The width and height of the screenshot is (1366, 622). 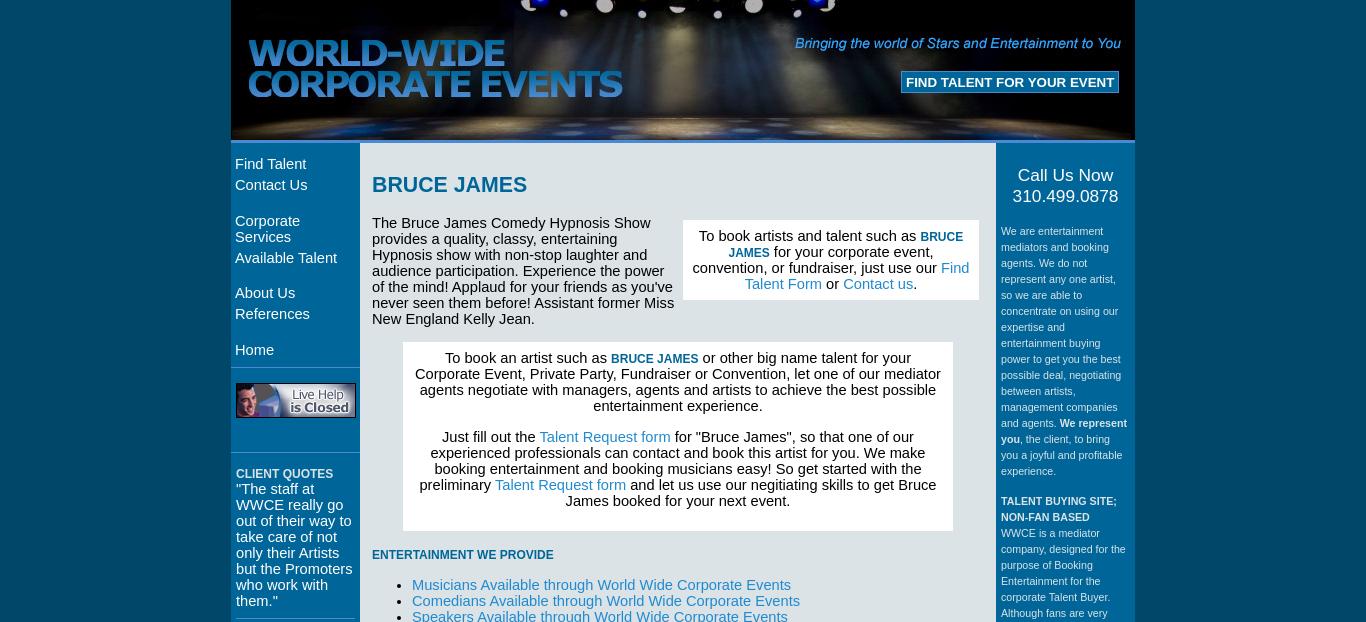 I want to click on 'Comedians Available through World Wide Corporate Events', so click(x=410, y=599).